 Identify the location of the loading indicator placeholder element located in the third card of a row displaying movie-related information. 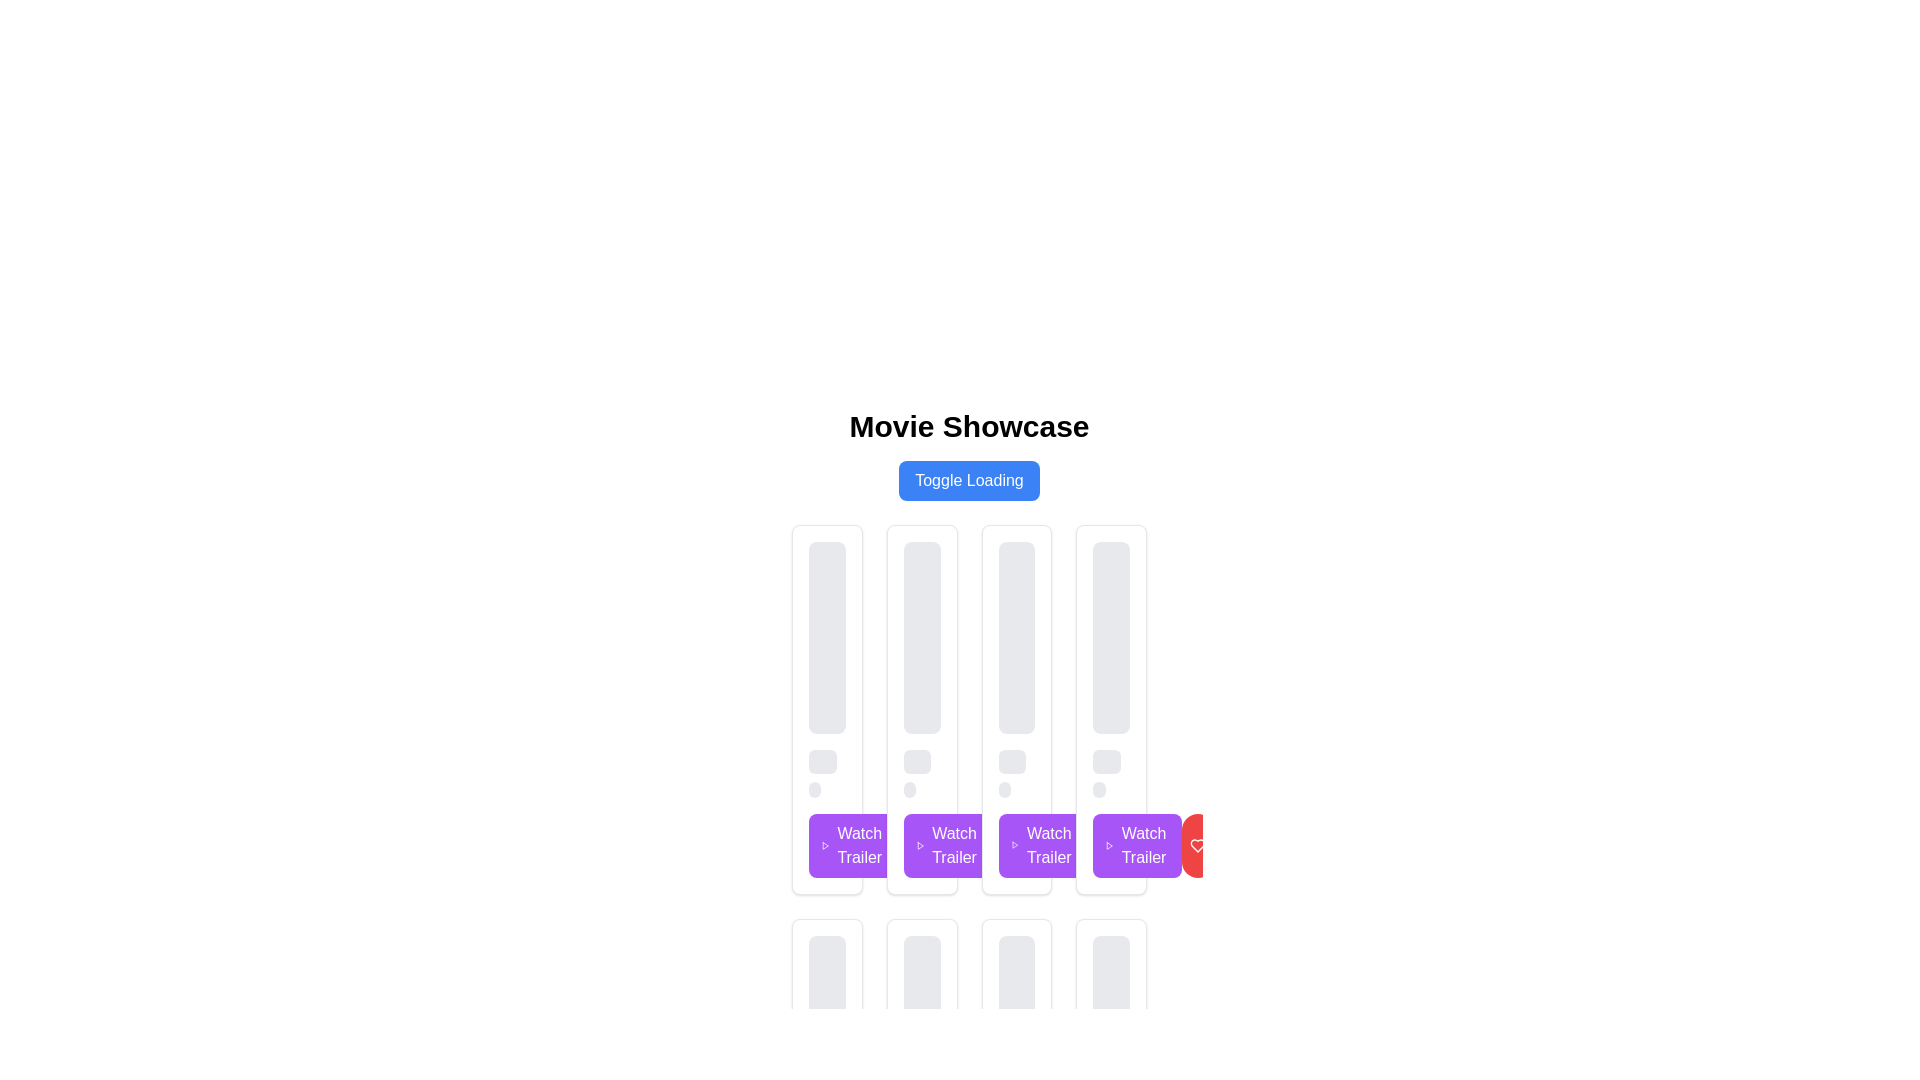
(1016, 670).